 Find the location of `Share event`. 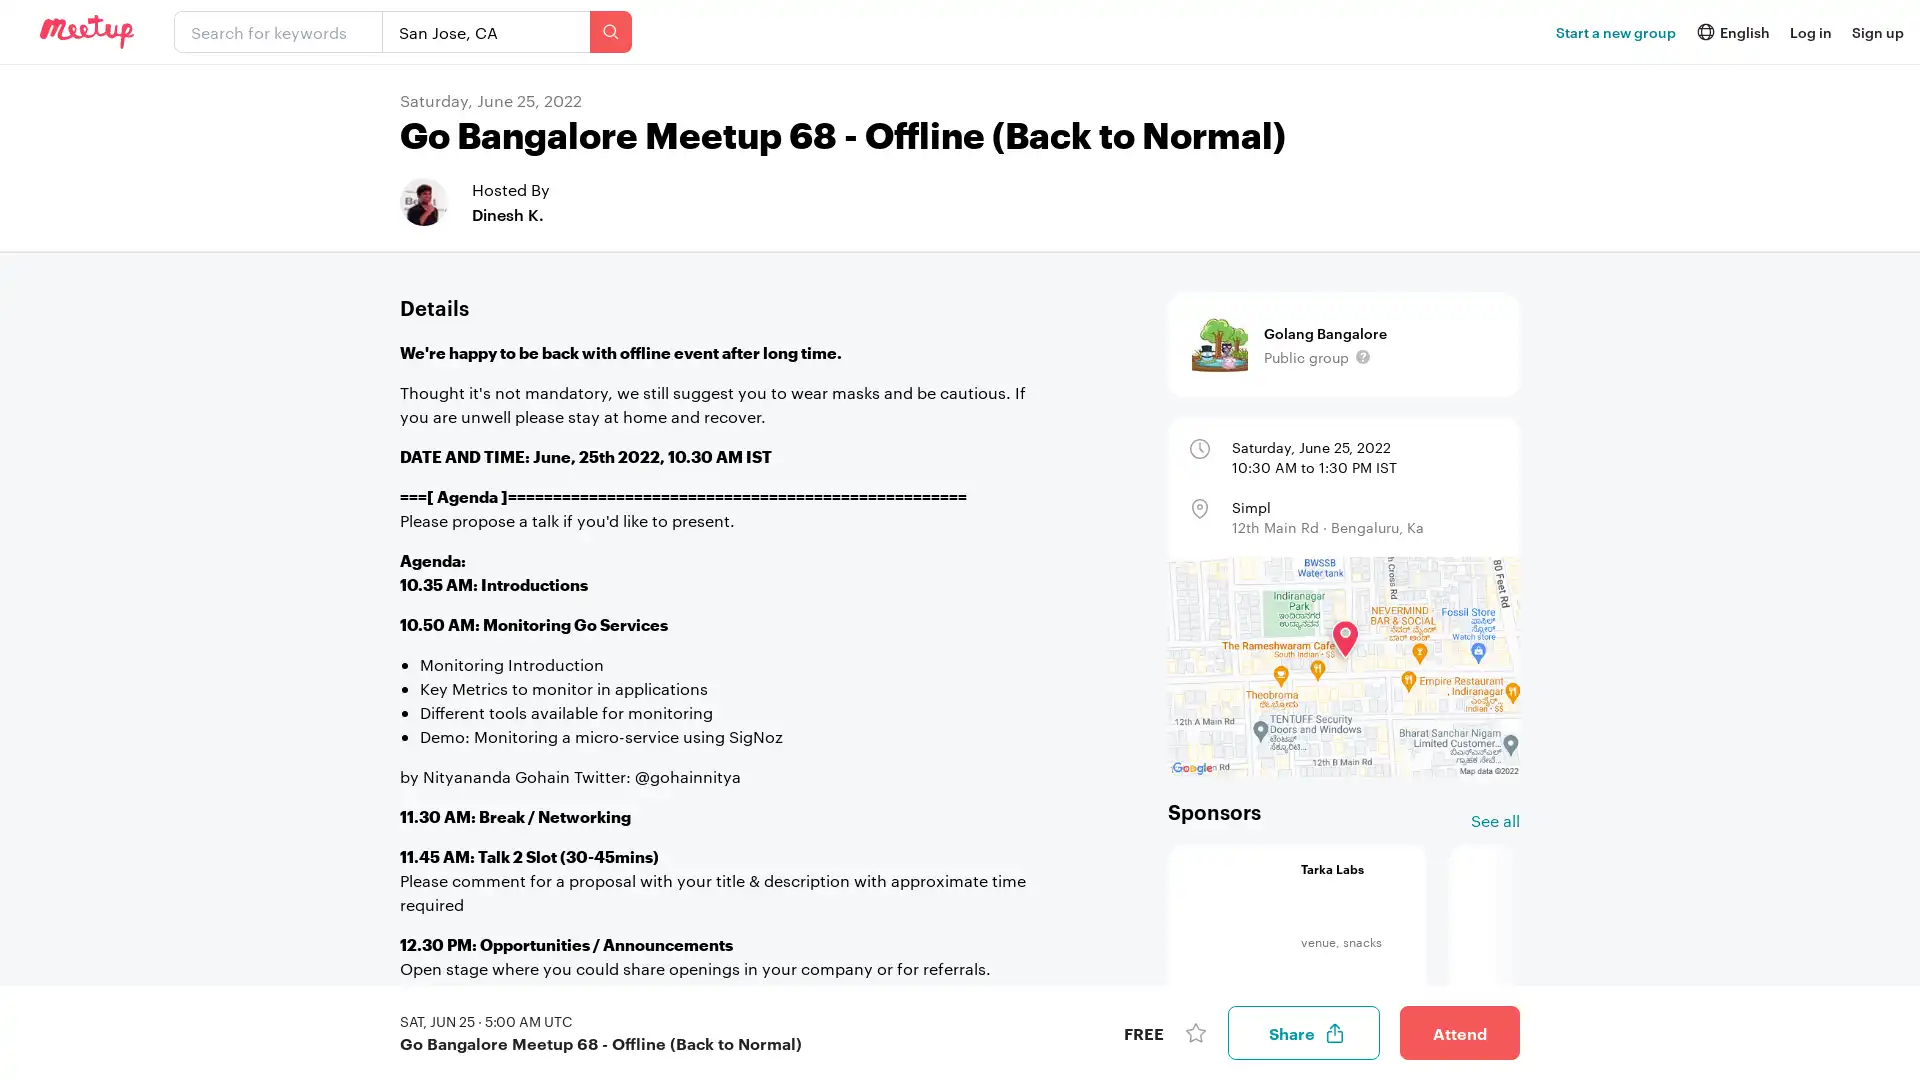

Share event is located at coordinates (1304, 1033).